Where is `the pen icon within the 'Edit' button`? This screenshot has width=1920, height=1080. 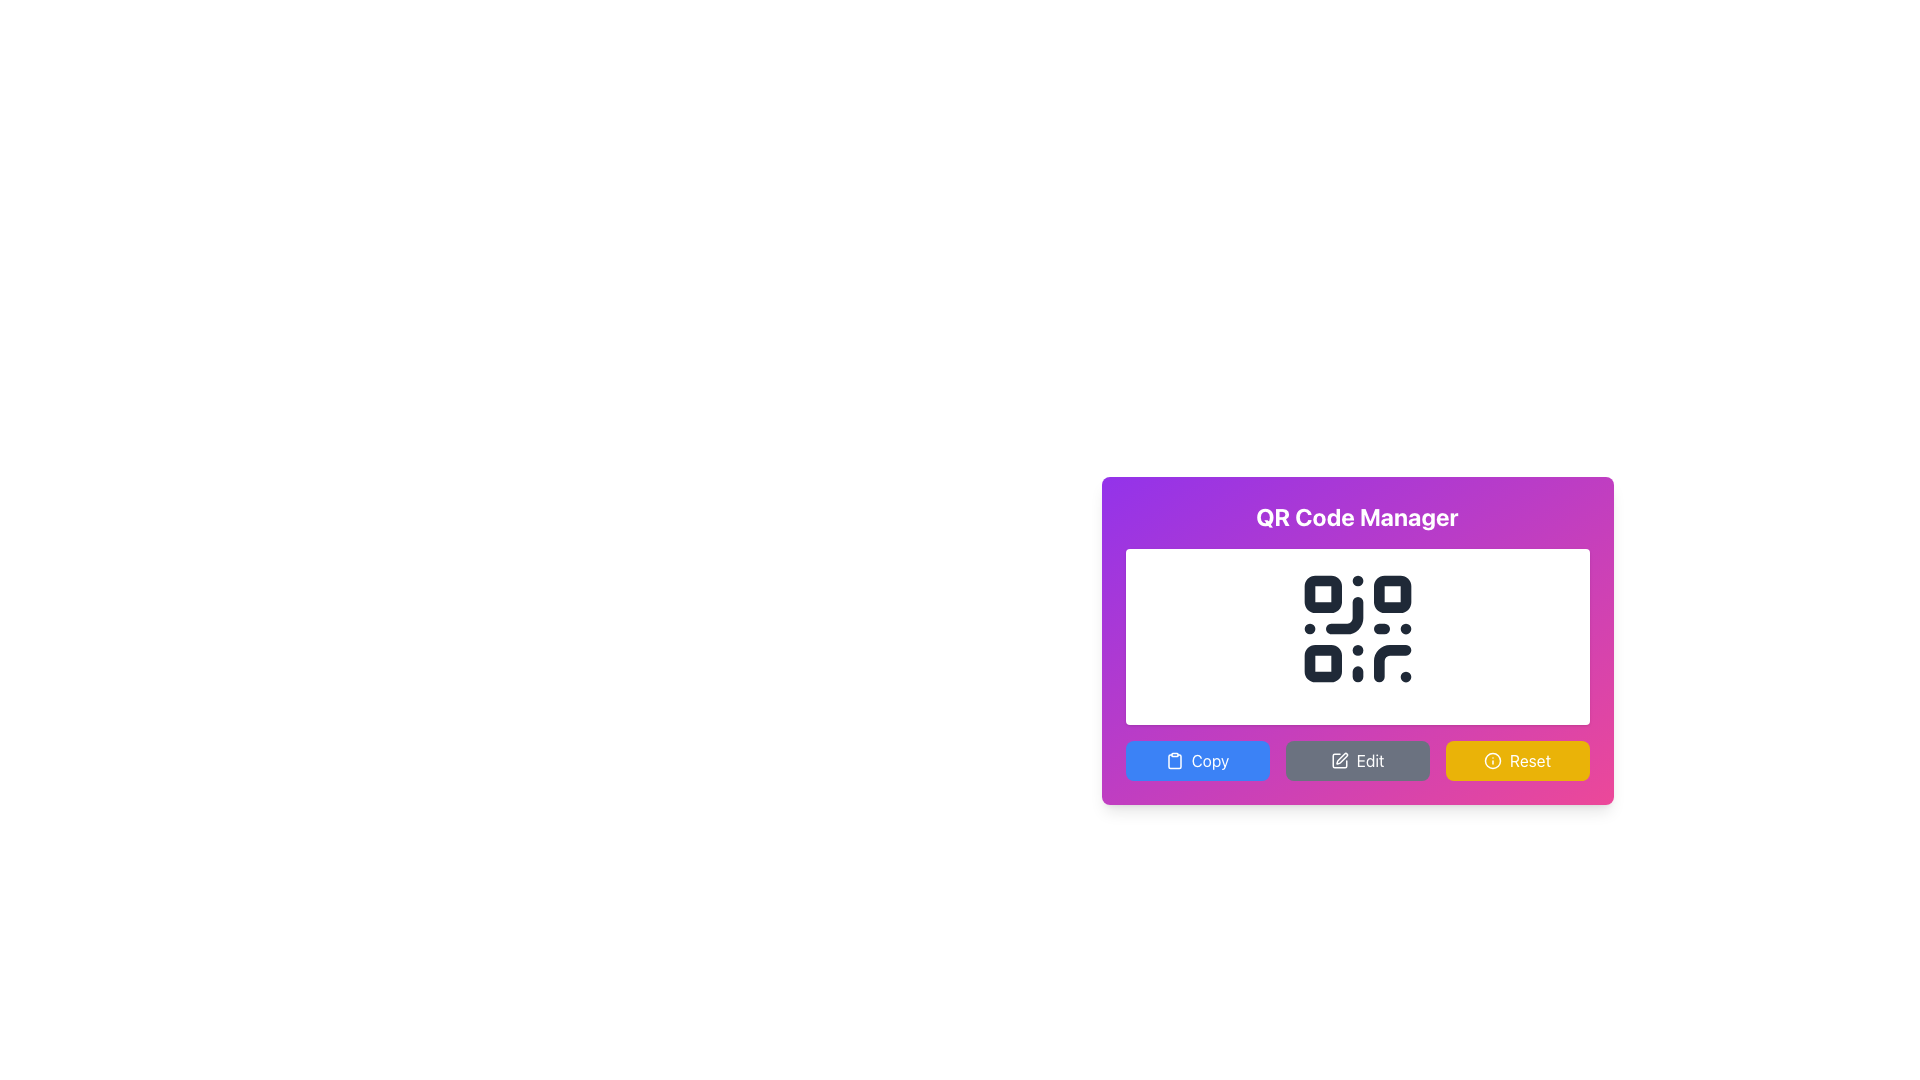 the pen icon within the 'Edit' button is located at coordinates (1339, 760).